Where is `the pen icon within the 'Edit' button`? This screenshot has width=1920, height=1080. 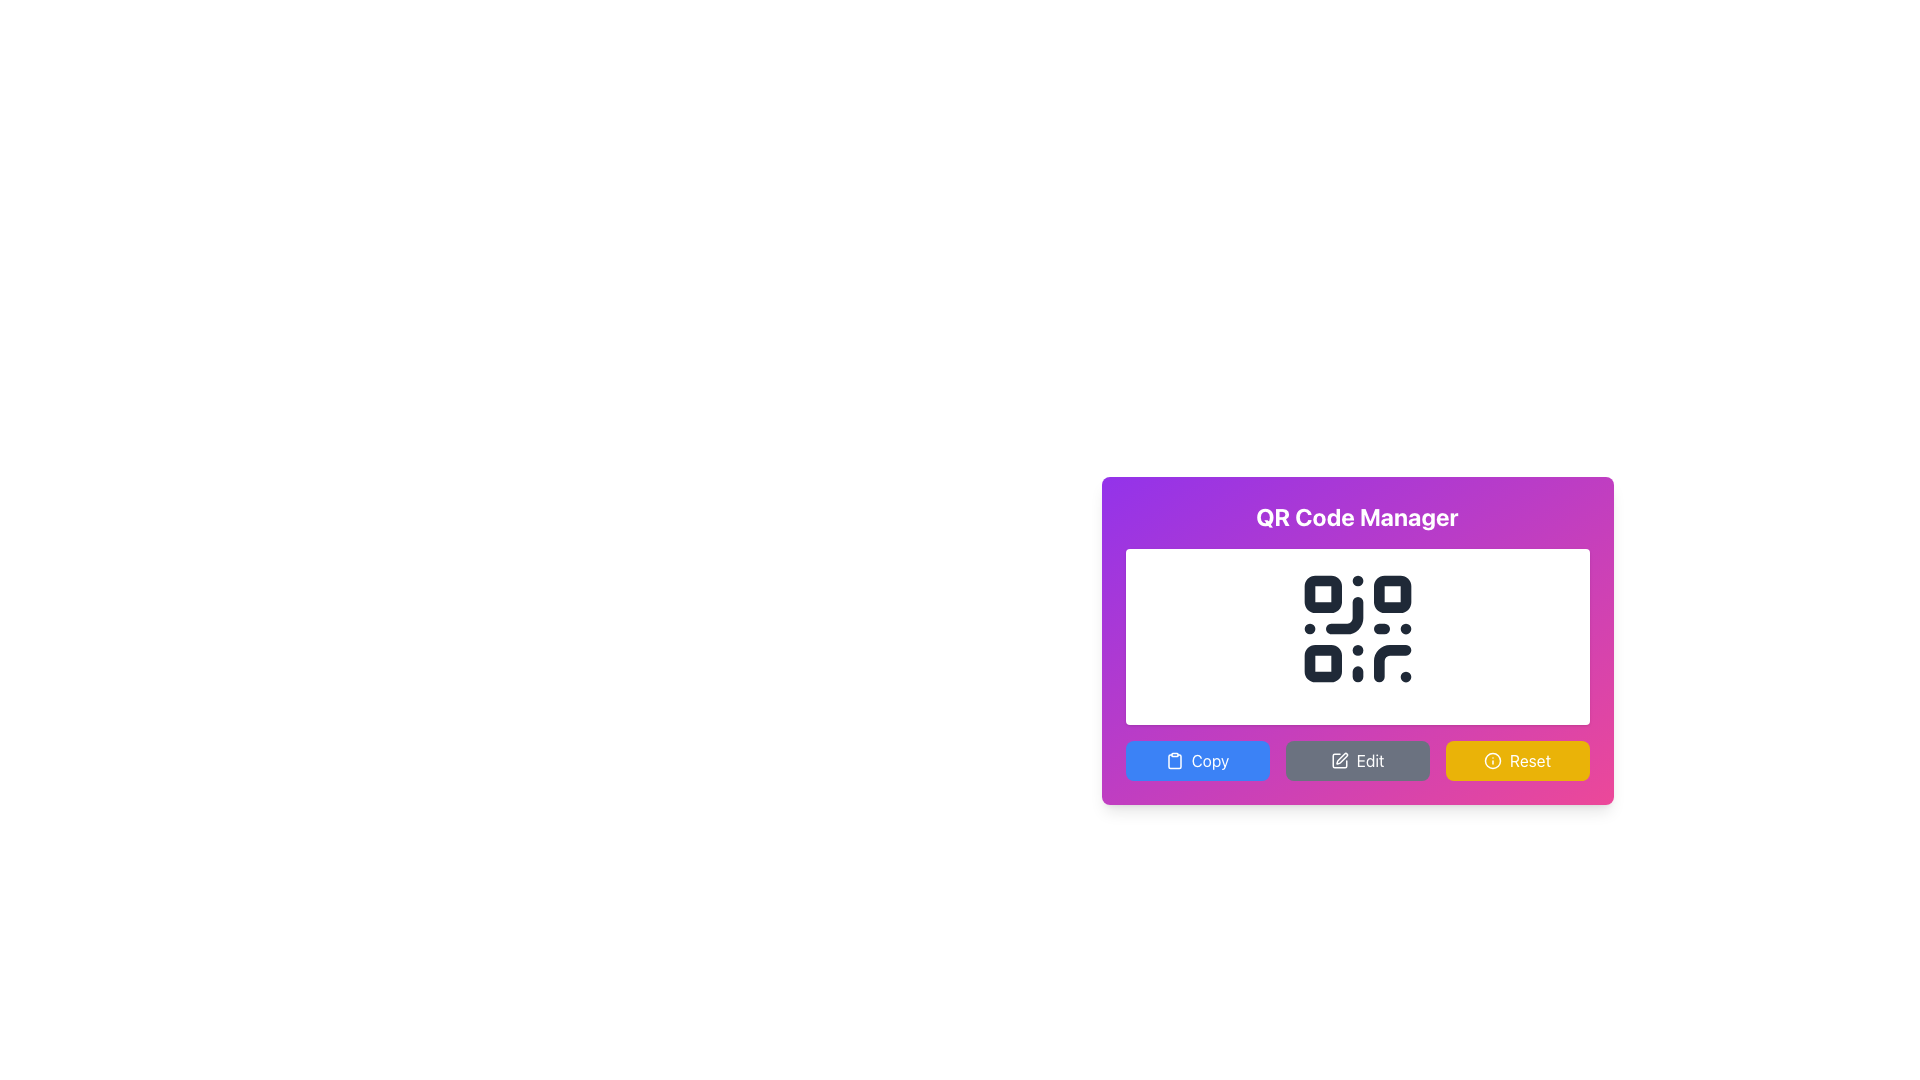 the pen icon within the 'Edit' button is located at coordinates (1339, 760).